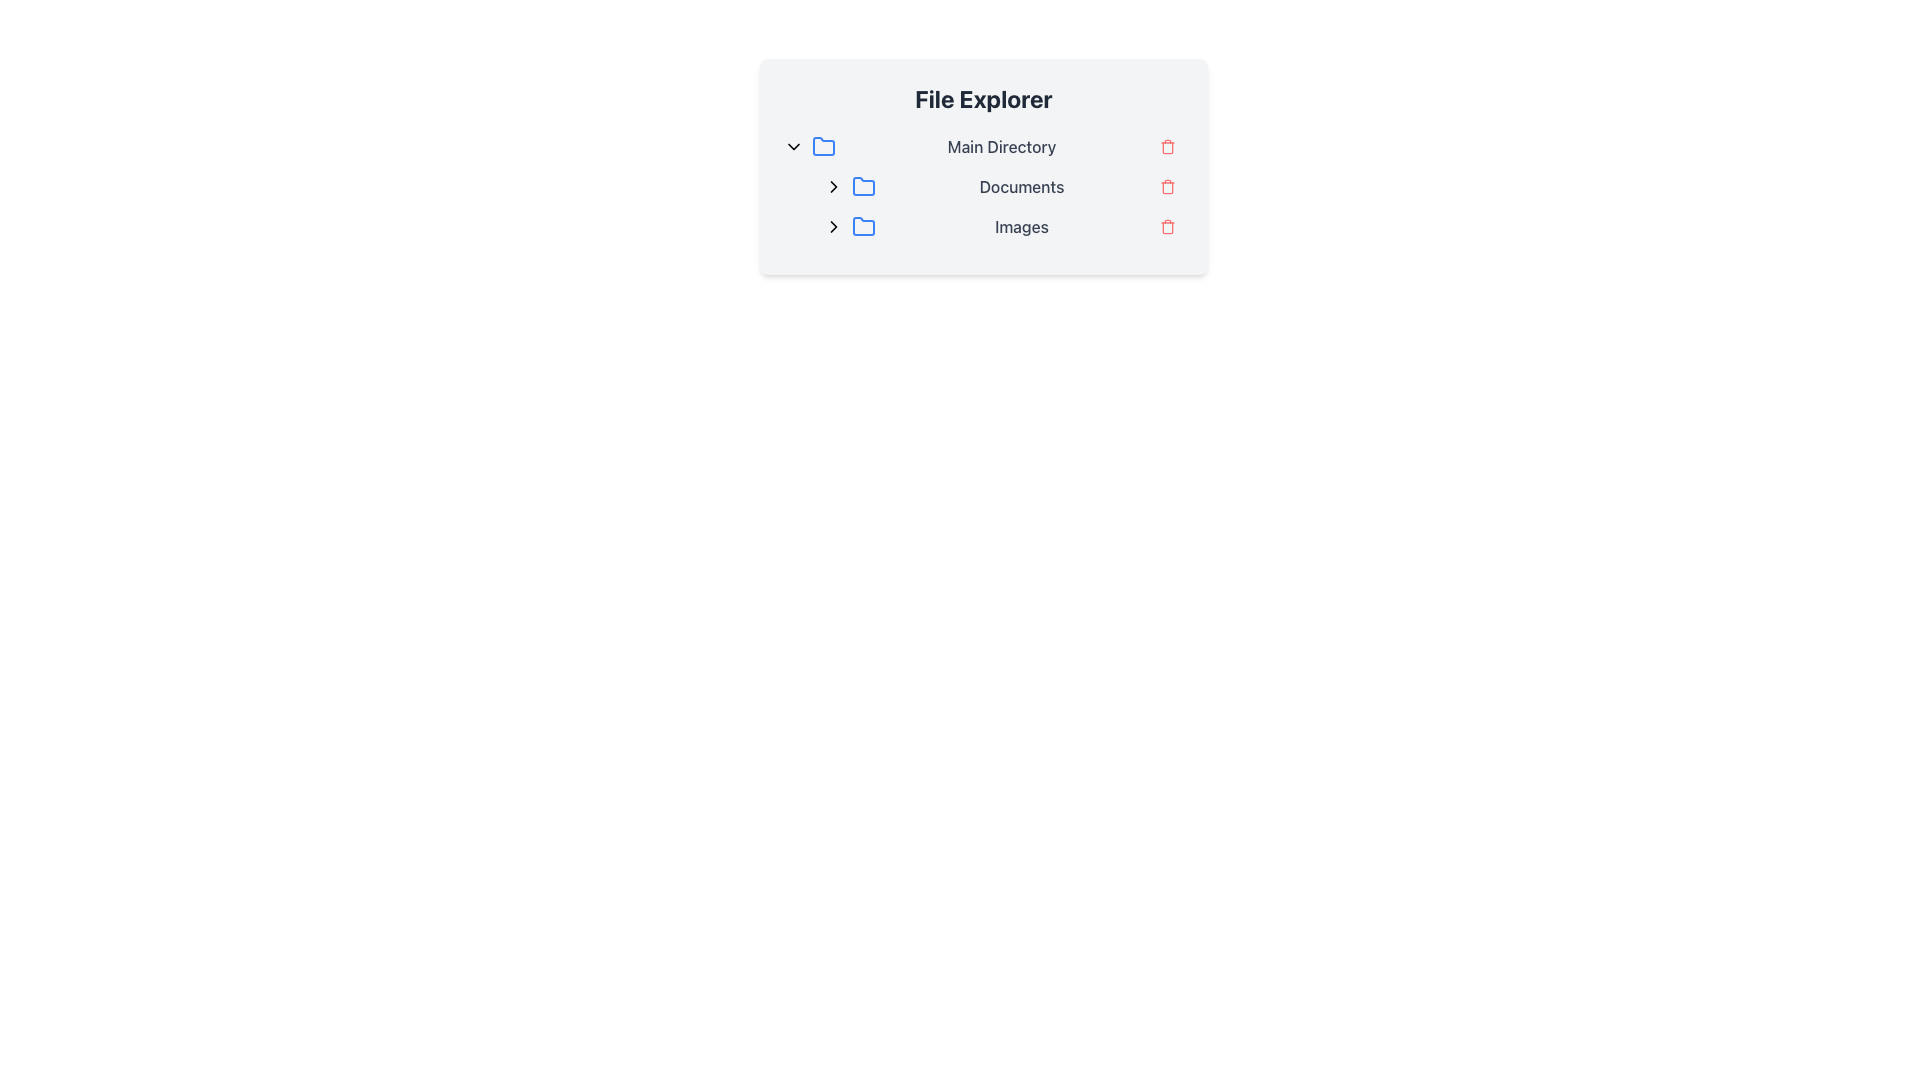  I want to click on the blue folder icon located in the second row of icons within the file explorer, positioned to the left of the 'Documents' text label, so click(864, 185).